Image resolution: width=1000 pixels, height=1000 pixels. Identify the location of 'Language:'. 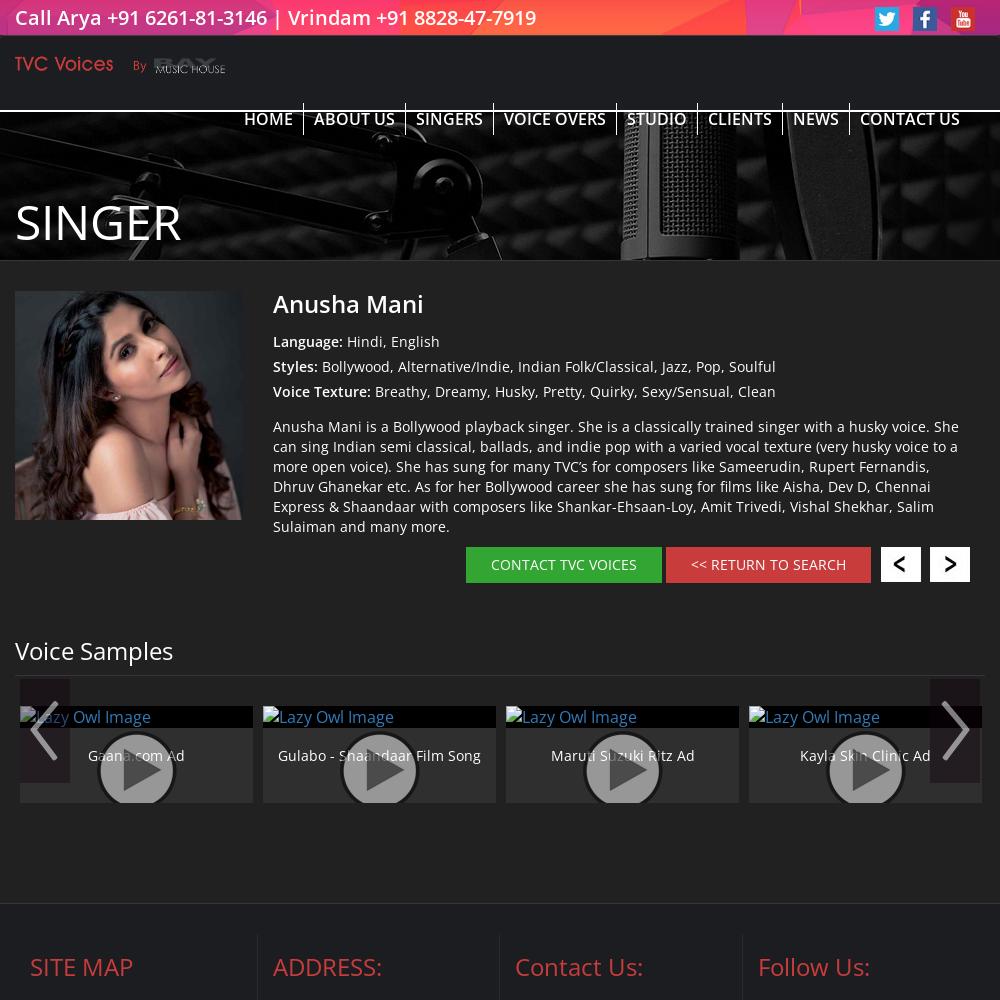
(307, 340).